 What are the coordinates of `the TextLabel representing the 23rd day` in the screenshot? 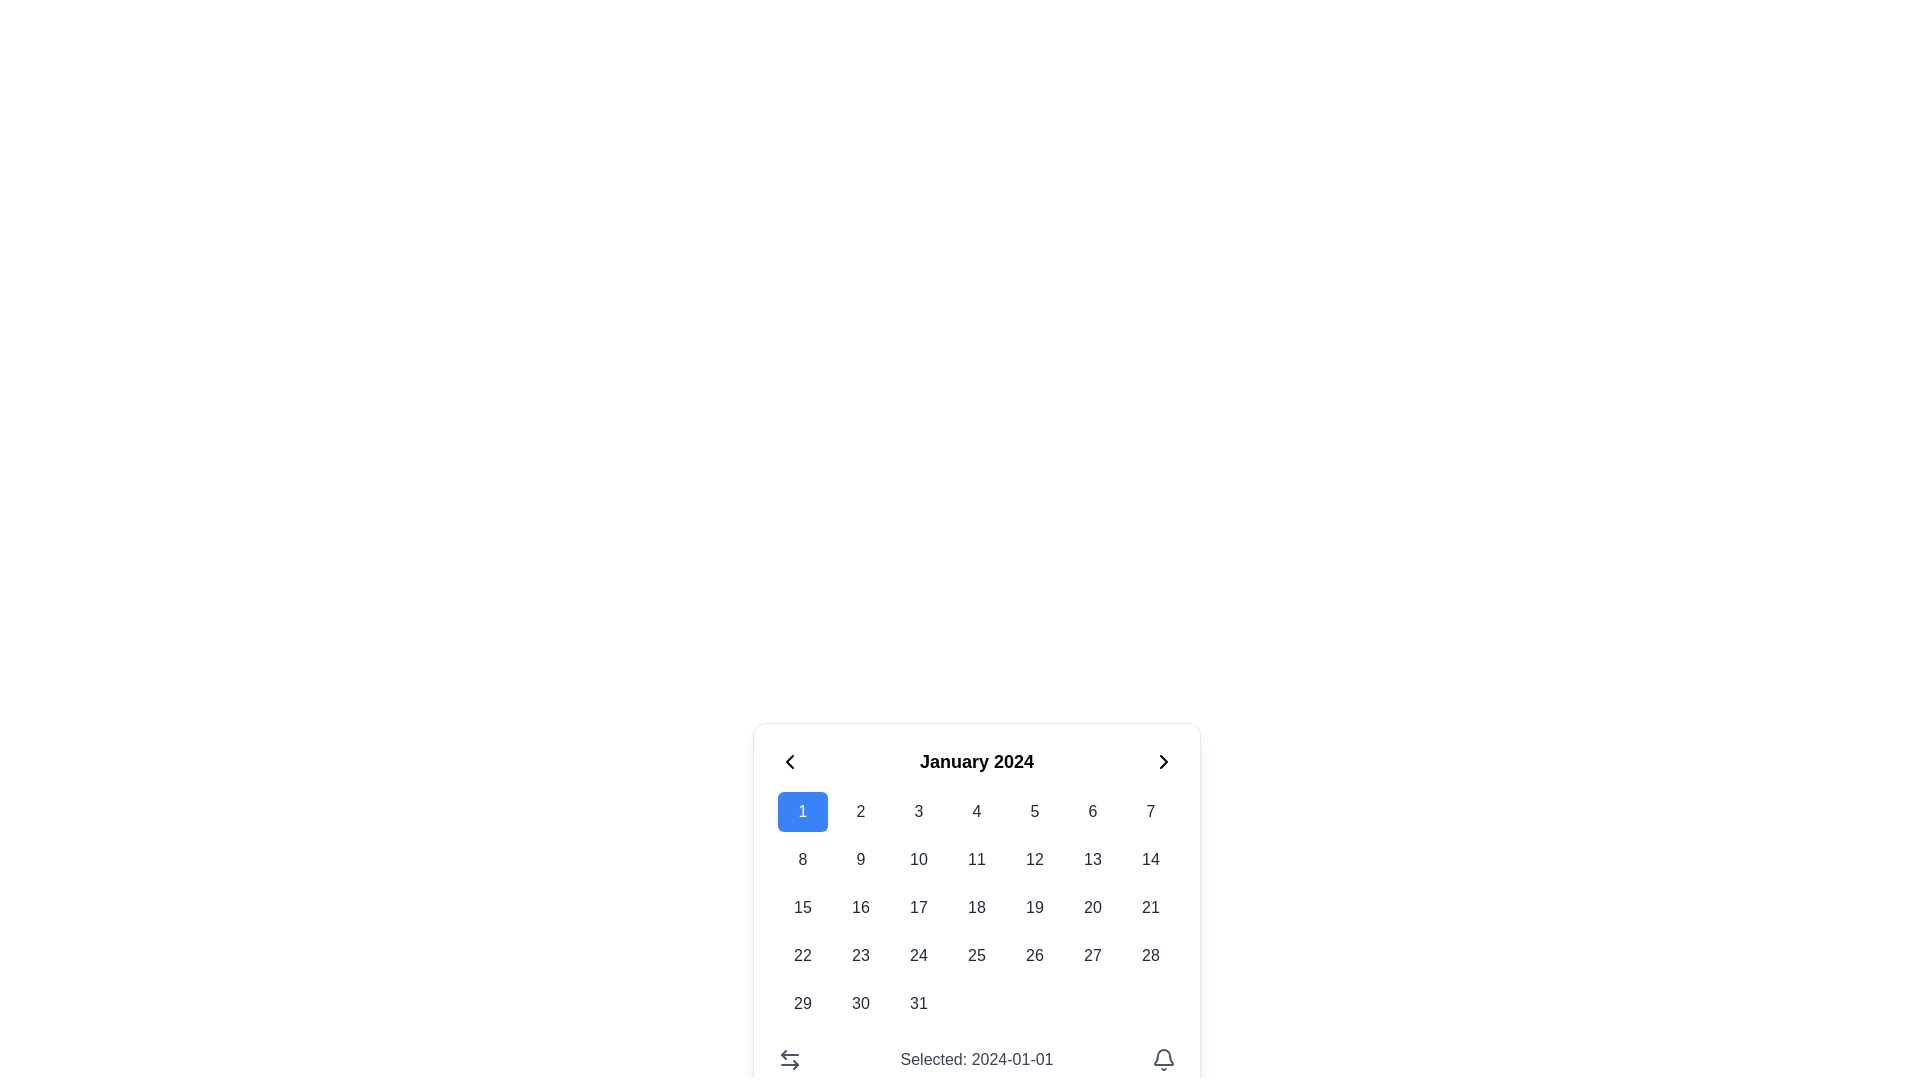 It's located at (860, 955).